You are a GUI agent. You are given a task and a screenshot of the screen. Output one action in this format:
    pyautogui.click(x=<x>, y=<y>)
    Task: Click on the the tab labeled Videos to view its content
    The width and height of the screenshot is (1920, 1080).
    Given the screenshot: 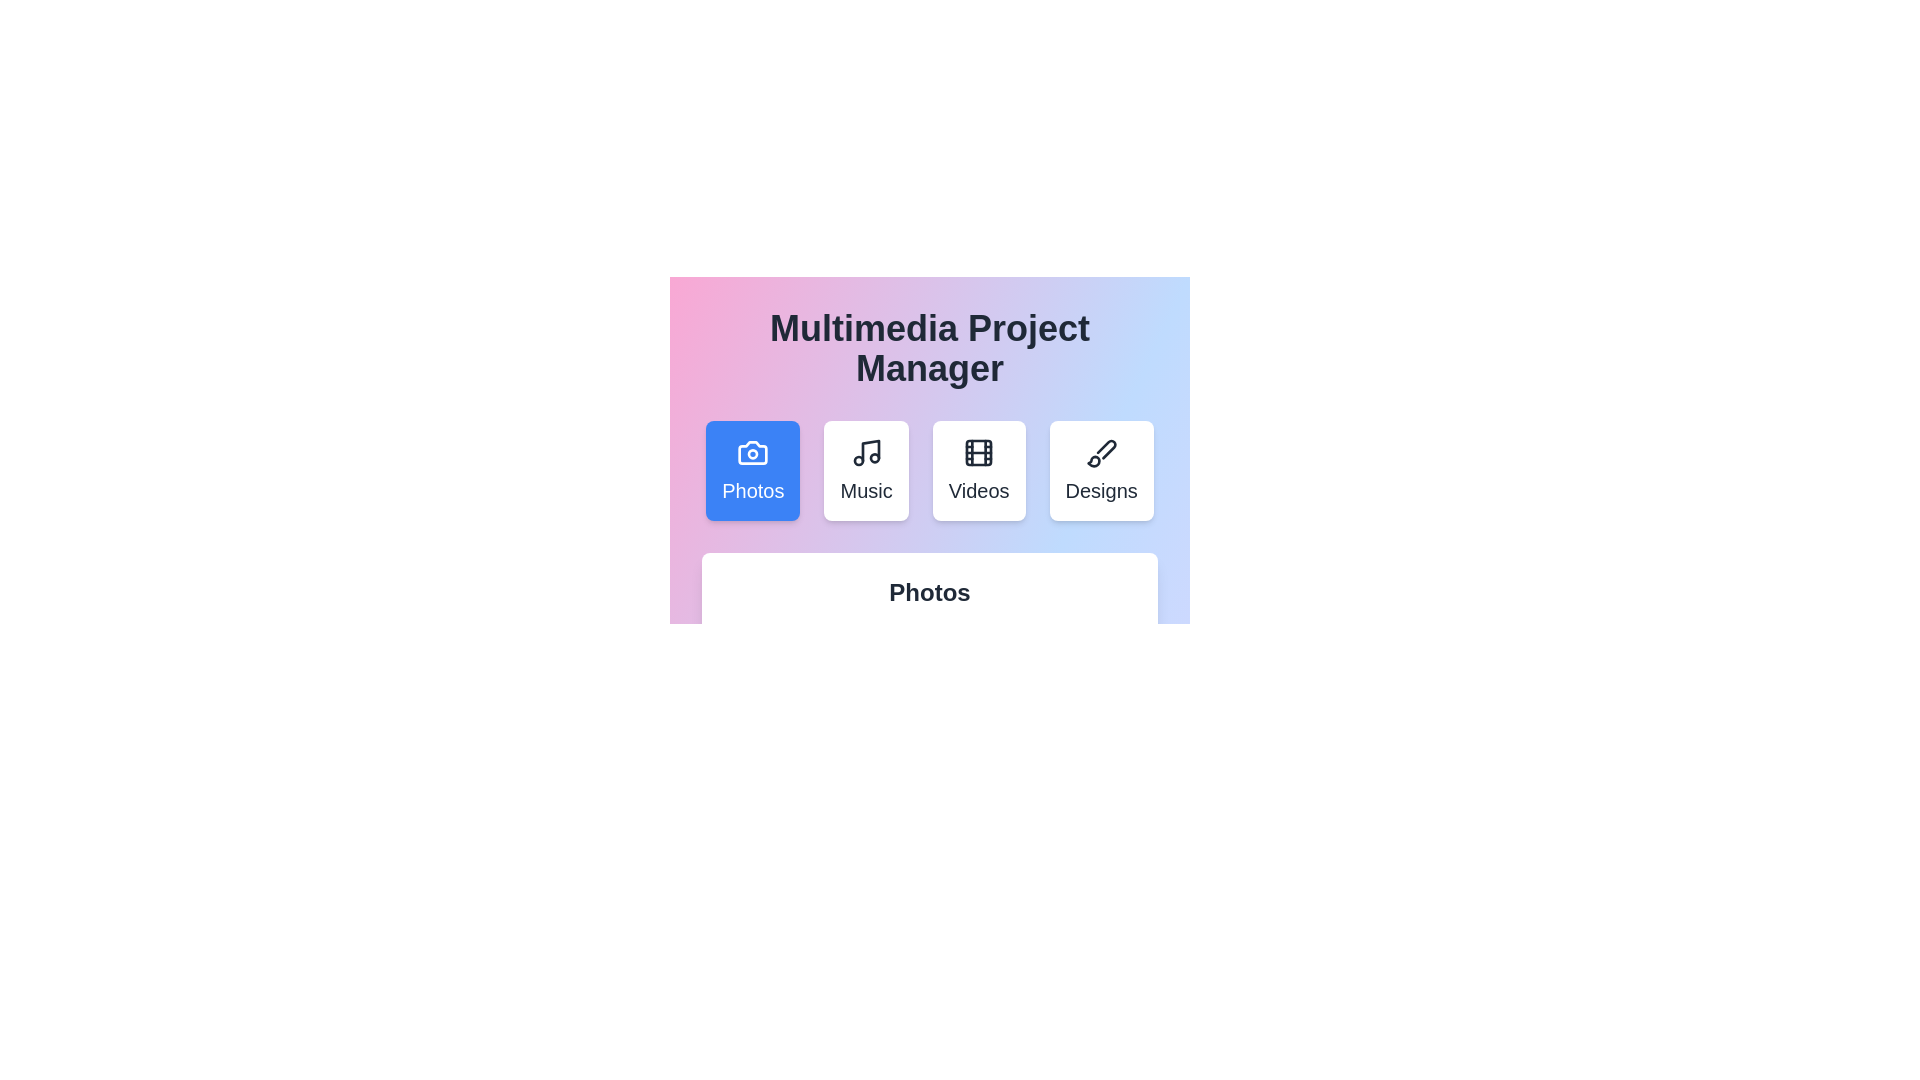 What is the action you would take?
    pyautogui.click(x=979, y=470)
    